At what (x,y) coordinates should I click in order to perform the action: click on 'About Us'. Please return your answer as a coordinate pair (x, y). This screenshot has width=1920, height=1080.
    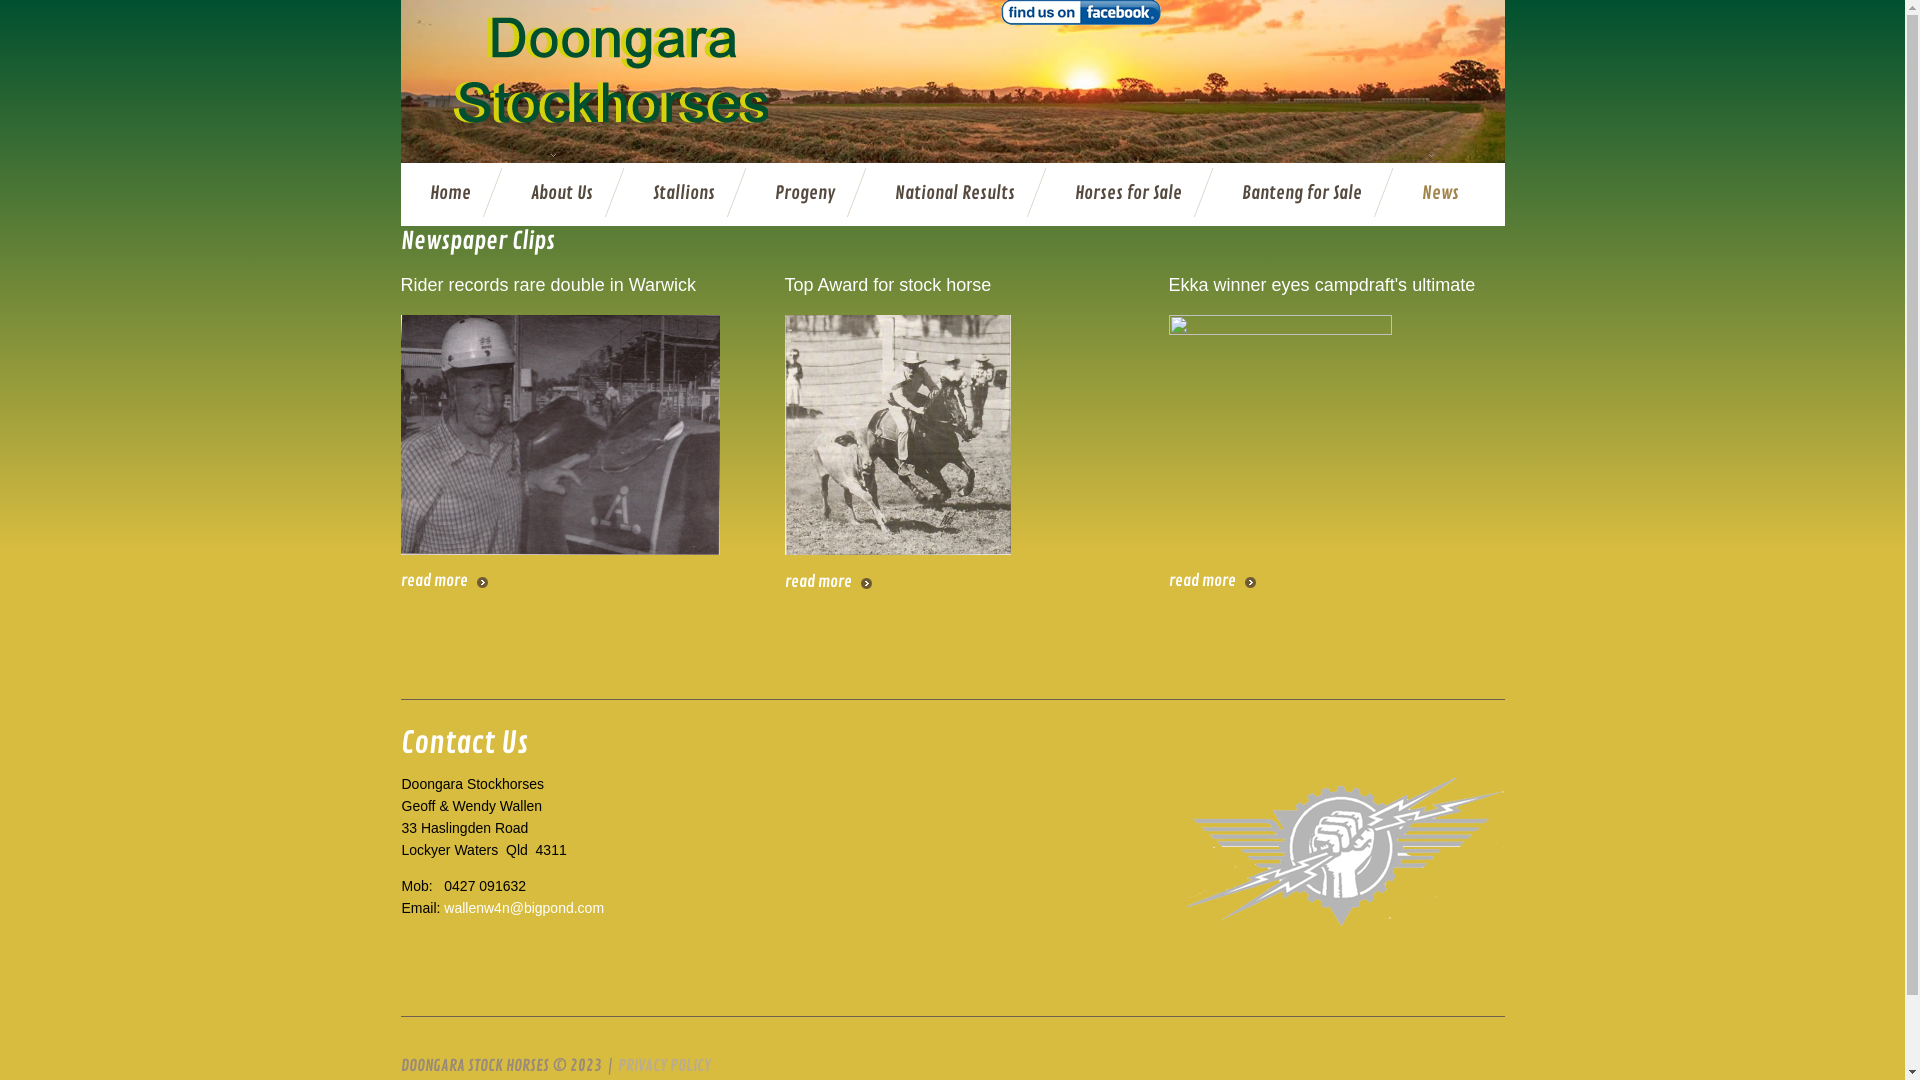
    Looking at the image, I should click on (560, 193).